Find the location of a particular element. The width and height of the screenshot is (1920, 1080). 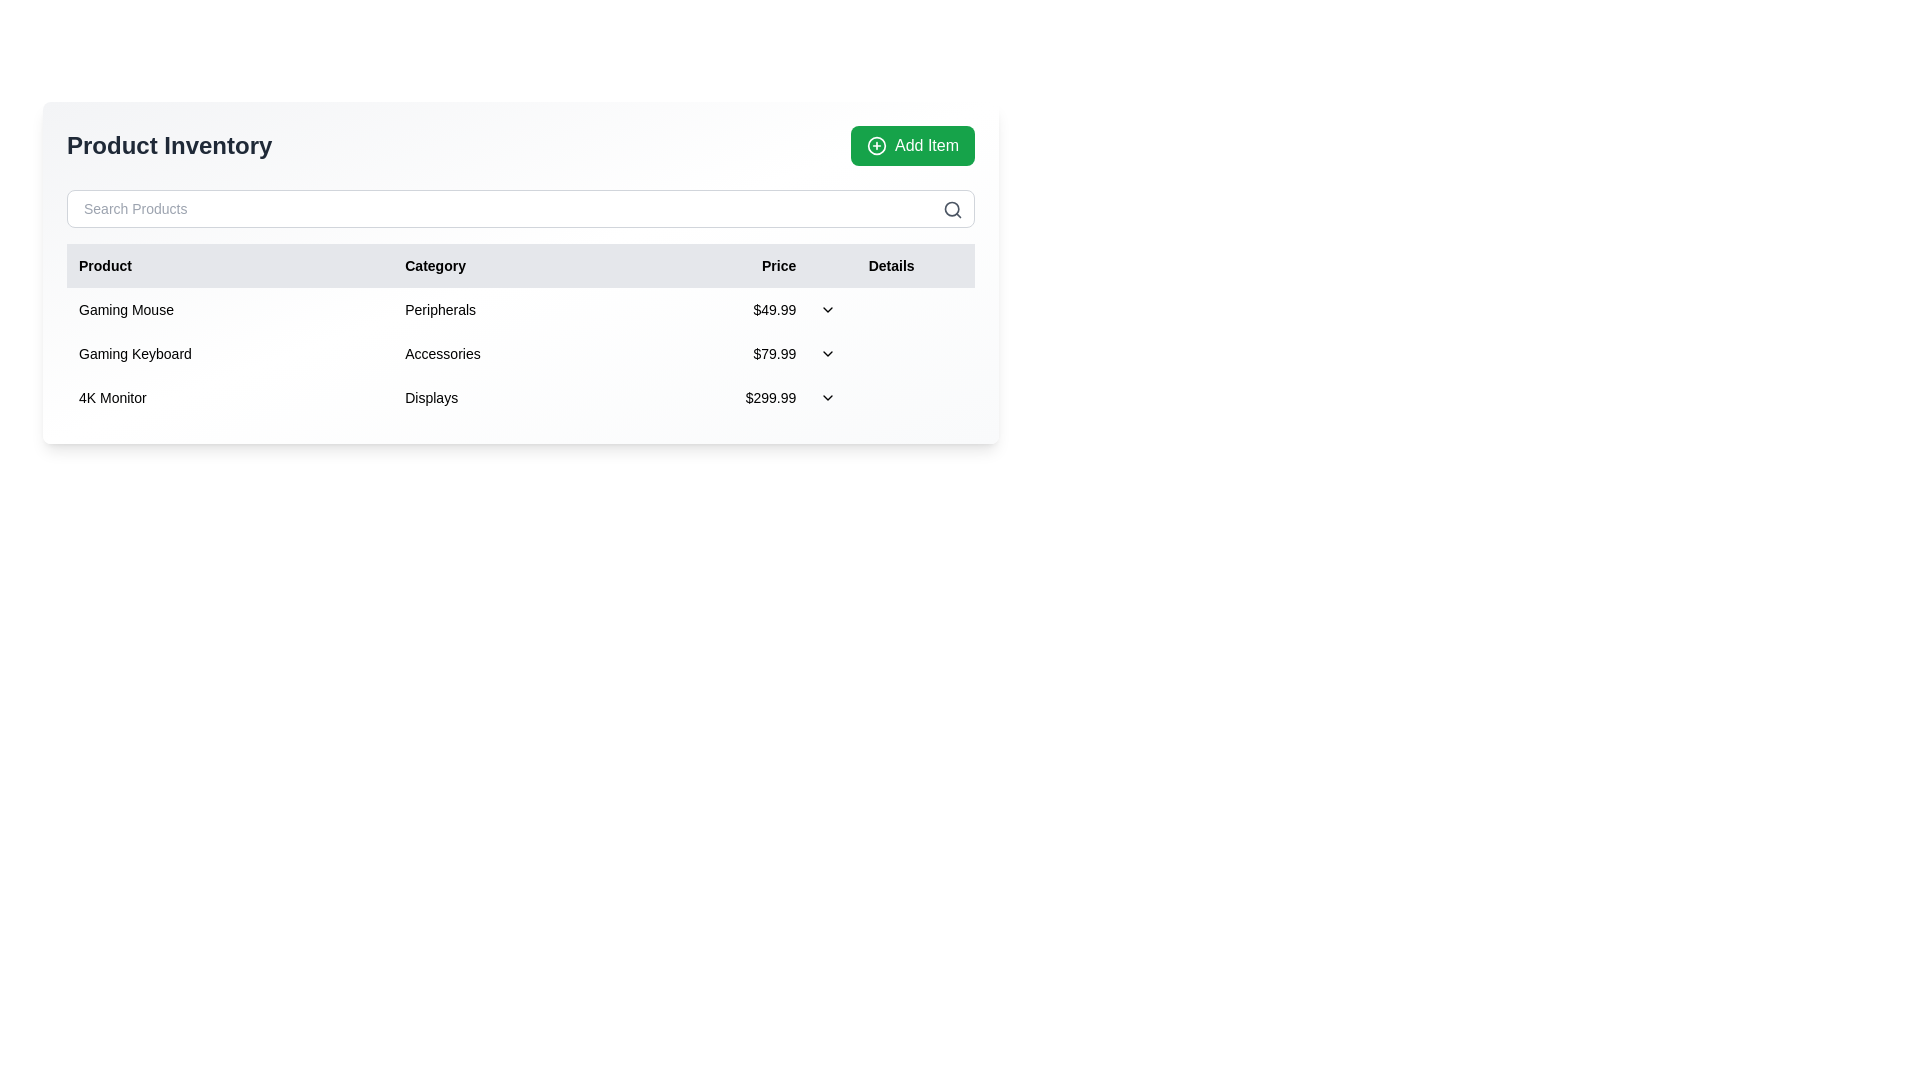

the green button labeled 'Add Item' with a white plus icon is located at coordinates (911, 145).